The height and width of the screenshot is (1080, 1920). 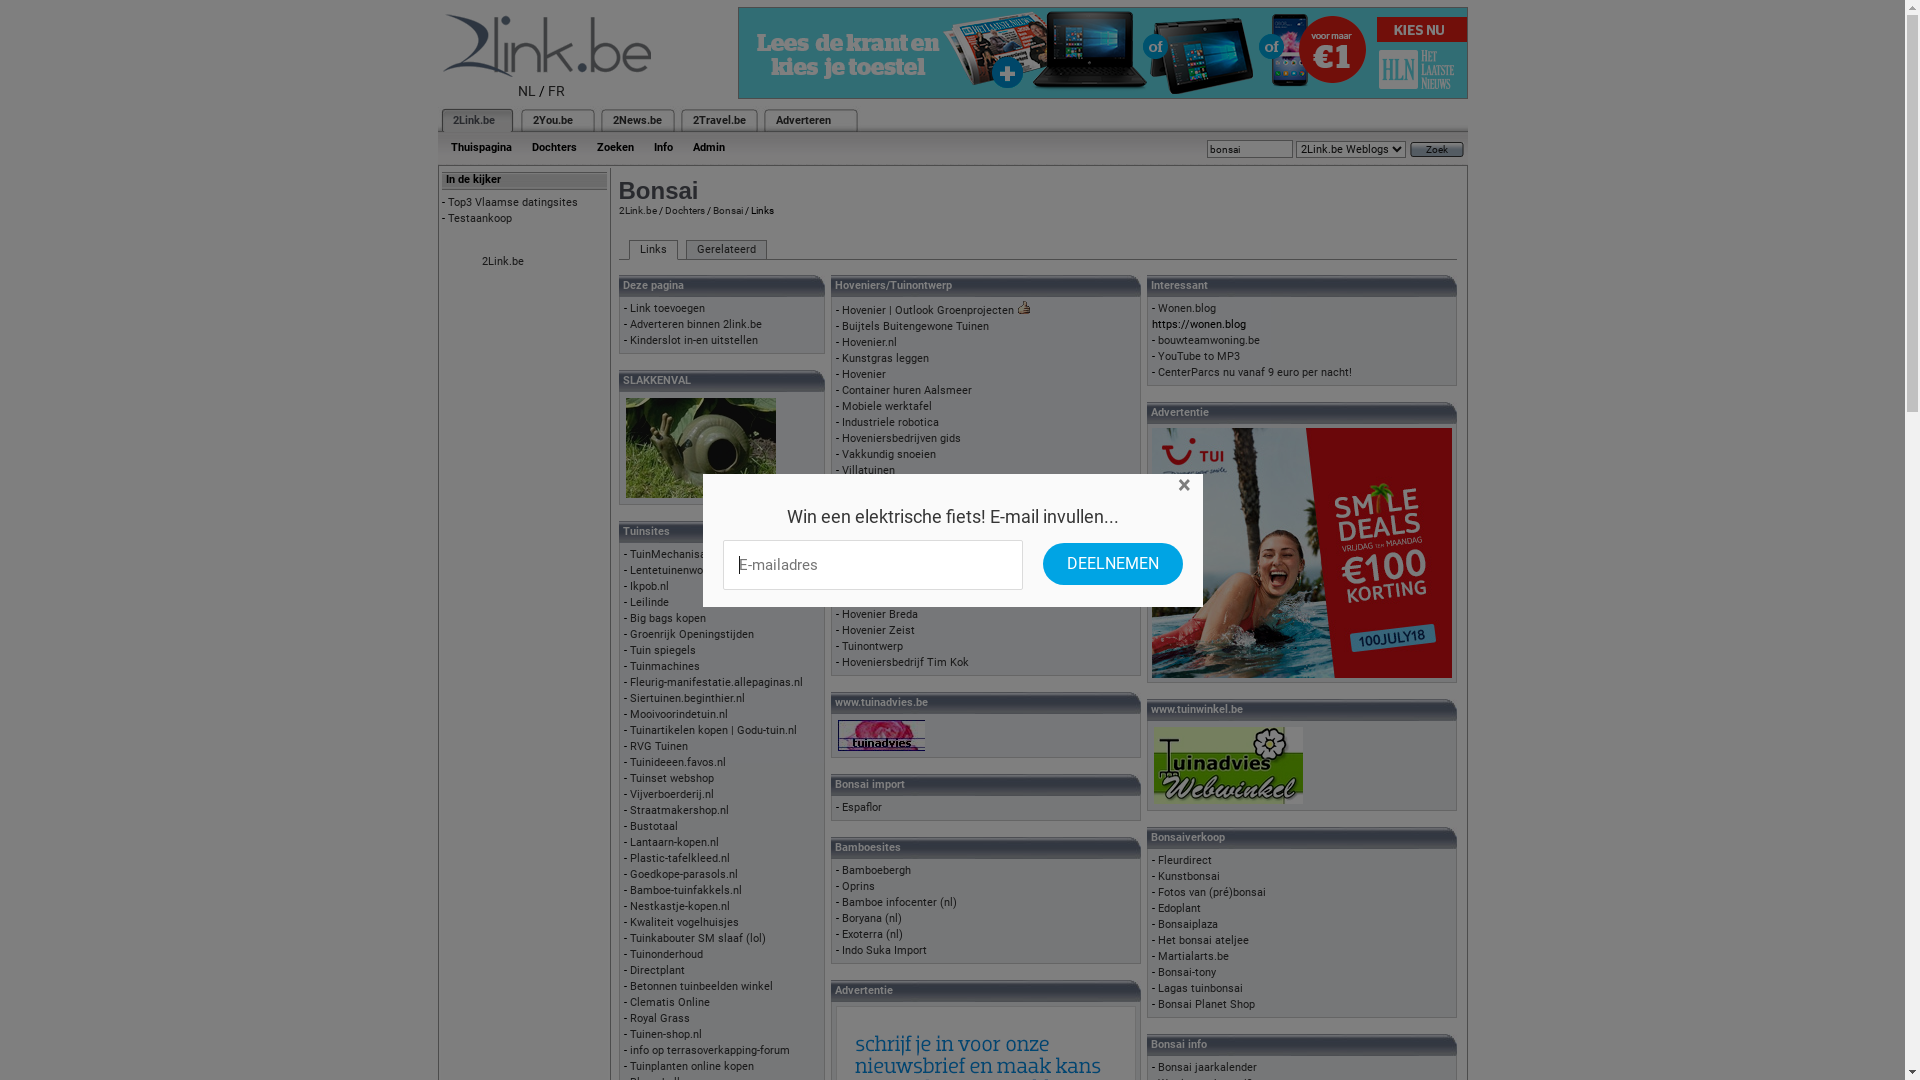 I want to click on 'Siertuinen.beginthier.nl', so click(x=687, y=697).